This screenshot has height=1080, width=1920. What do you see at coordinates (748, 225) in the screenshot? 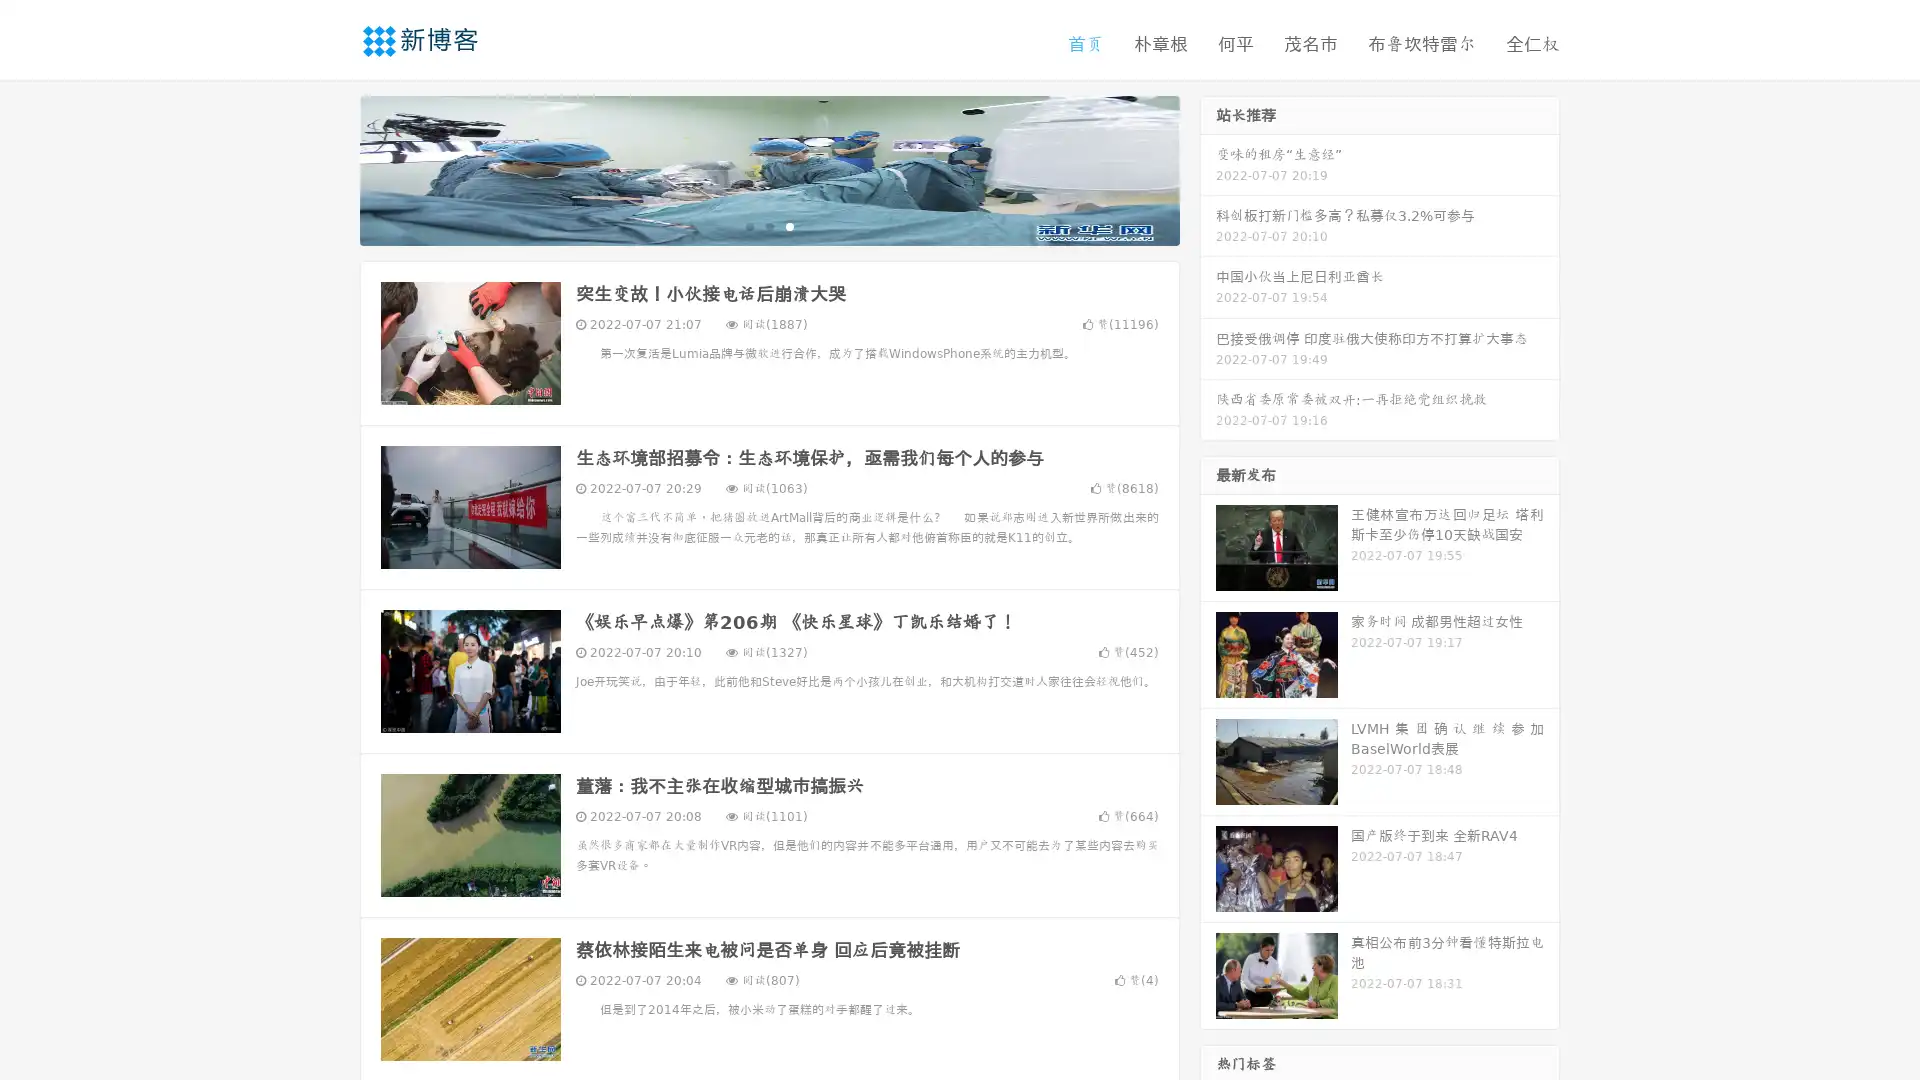
I see `Go to slide 1` at bounding box center [748, 225].